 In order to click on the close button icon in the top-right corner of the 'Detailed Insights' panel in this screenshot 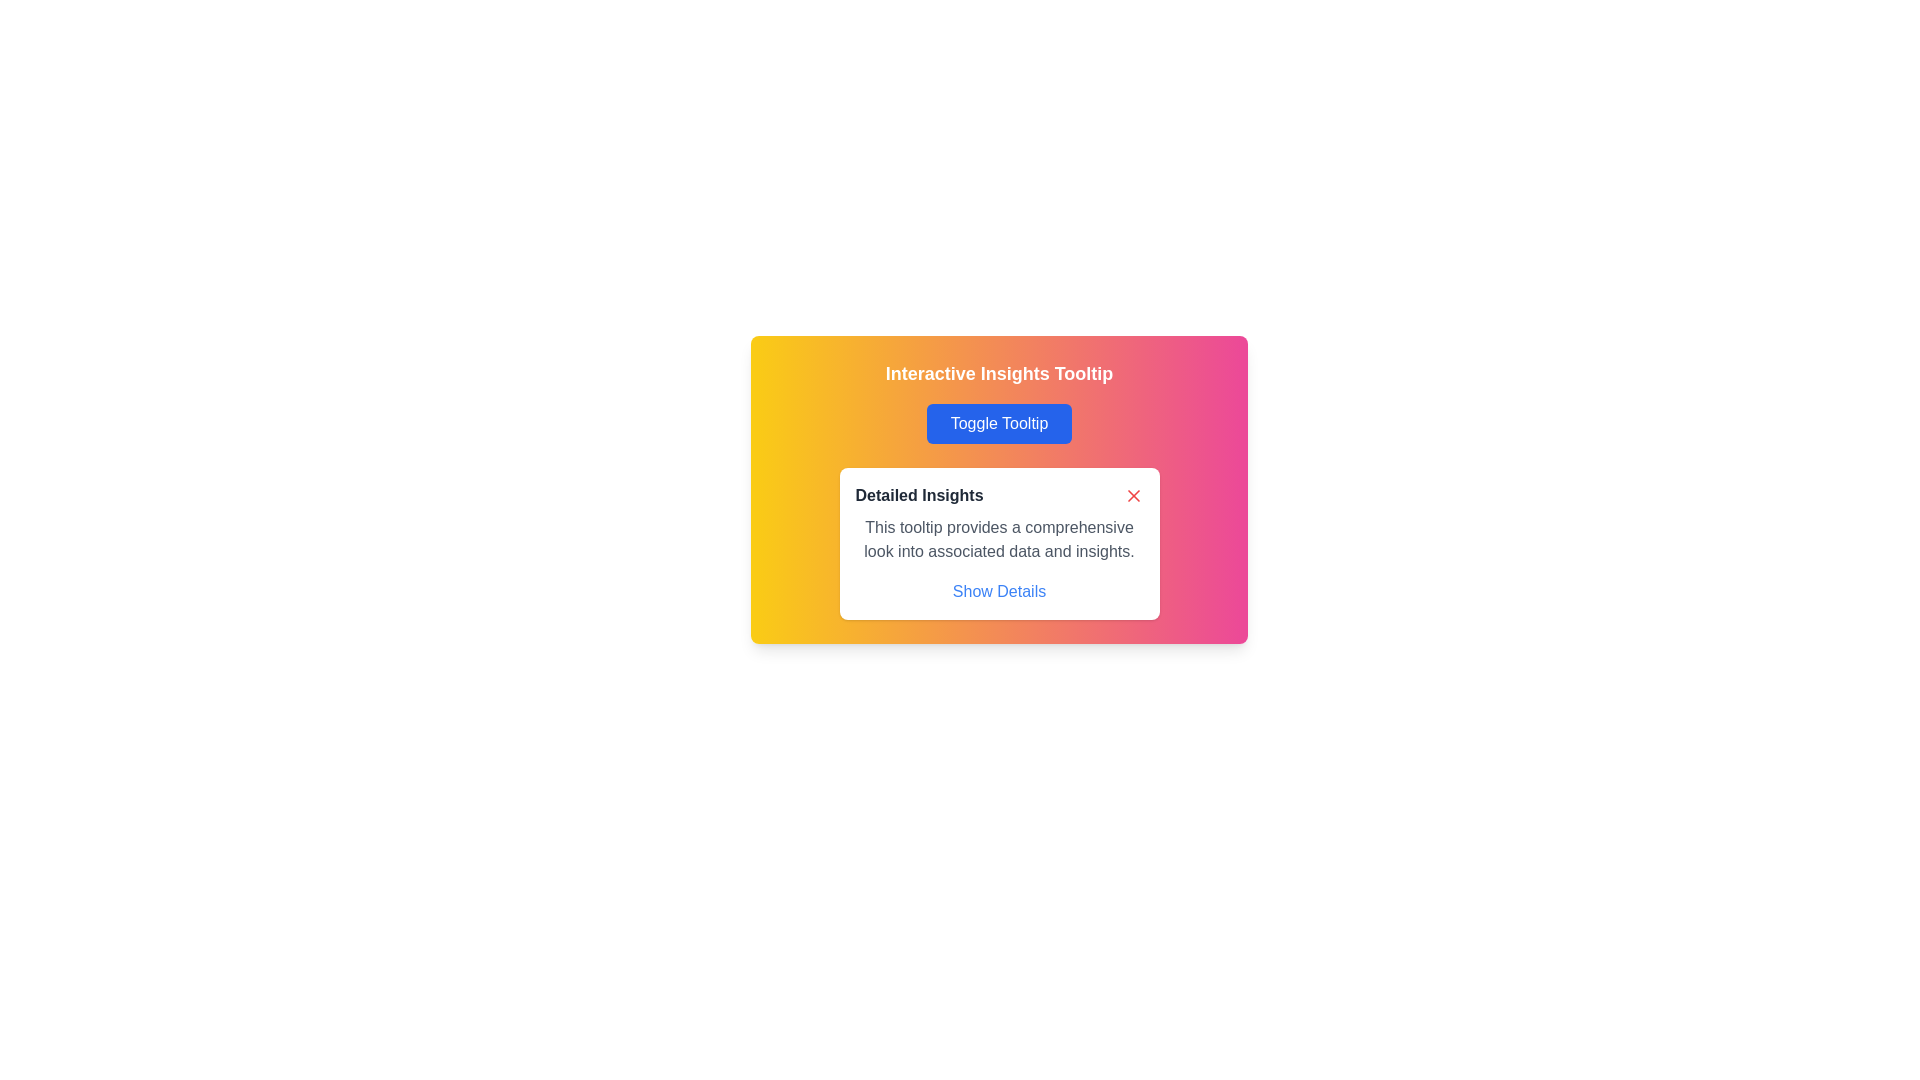, I will do `click(1133, 495)`.